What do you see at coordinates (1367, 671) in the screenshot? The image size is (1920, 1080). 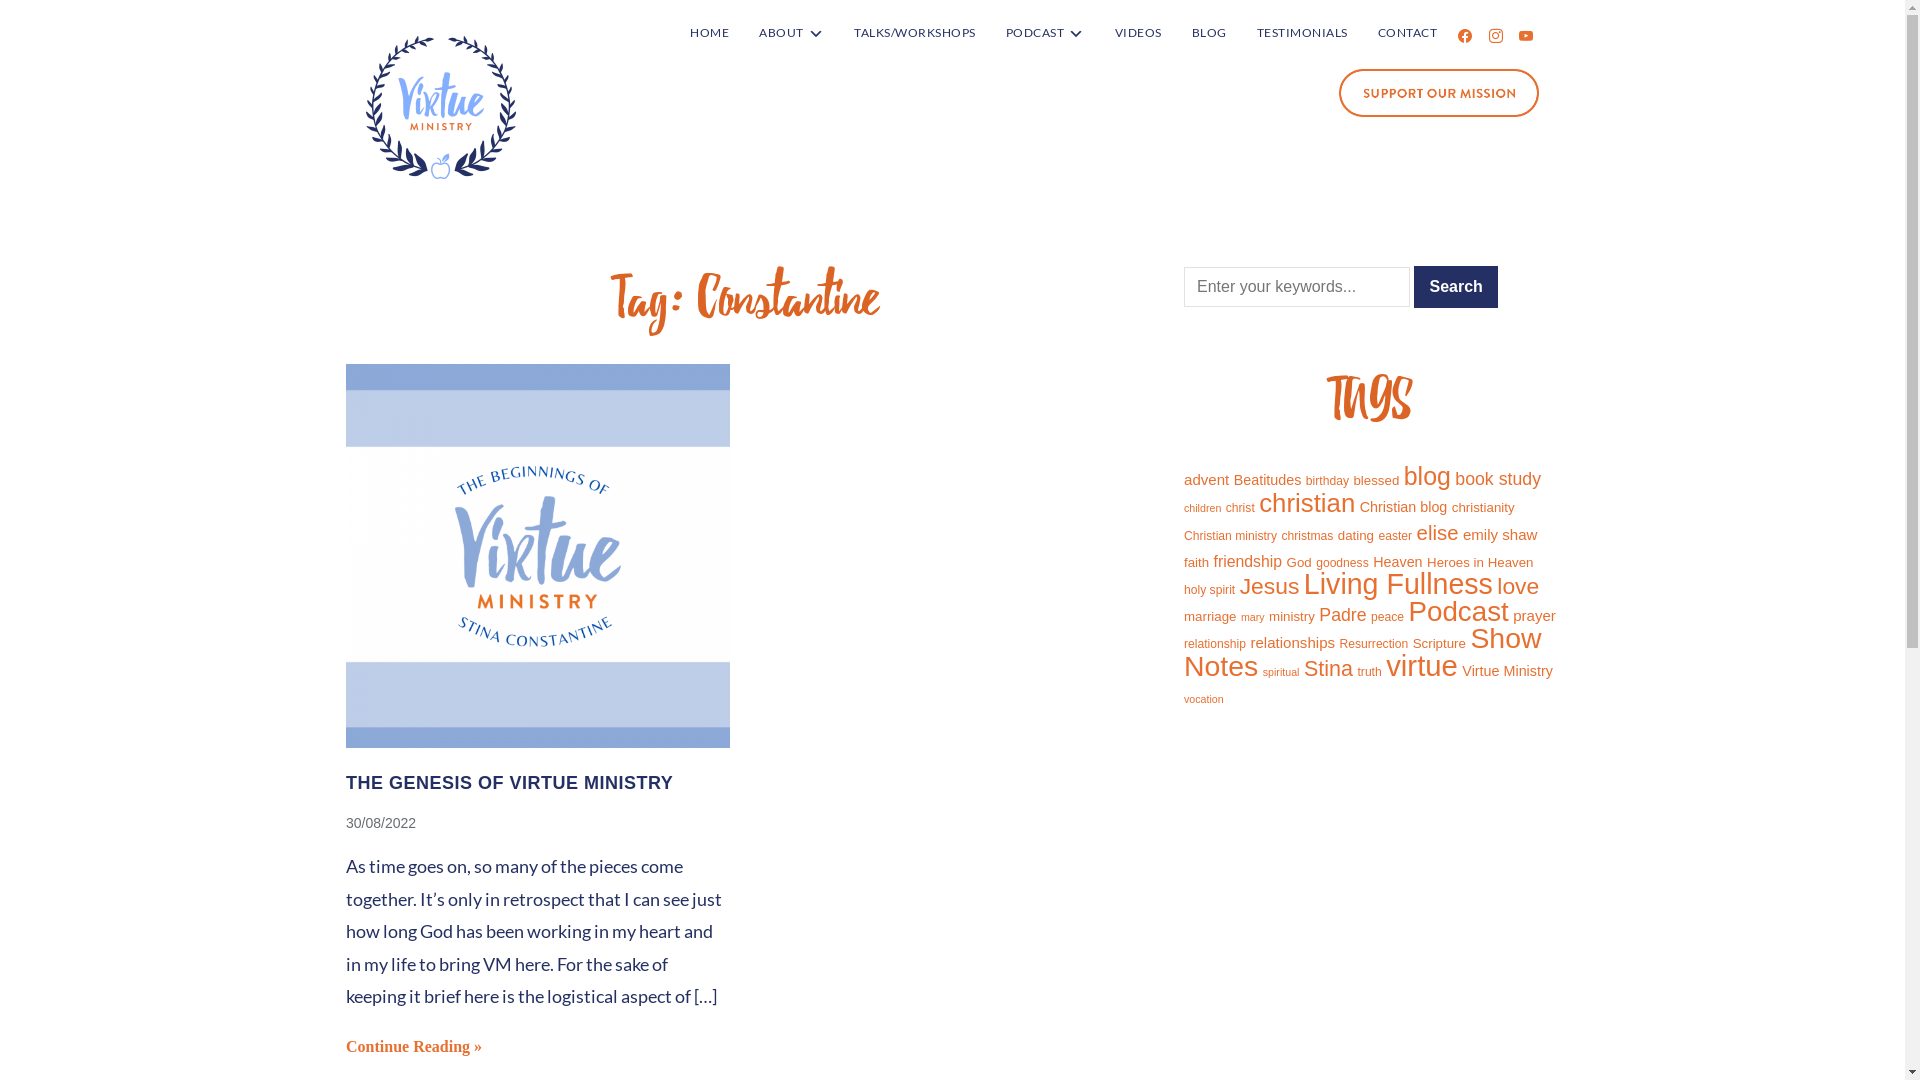 I see `'truth'` at bounding box center [1367, 671].